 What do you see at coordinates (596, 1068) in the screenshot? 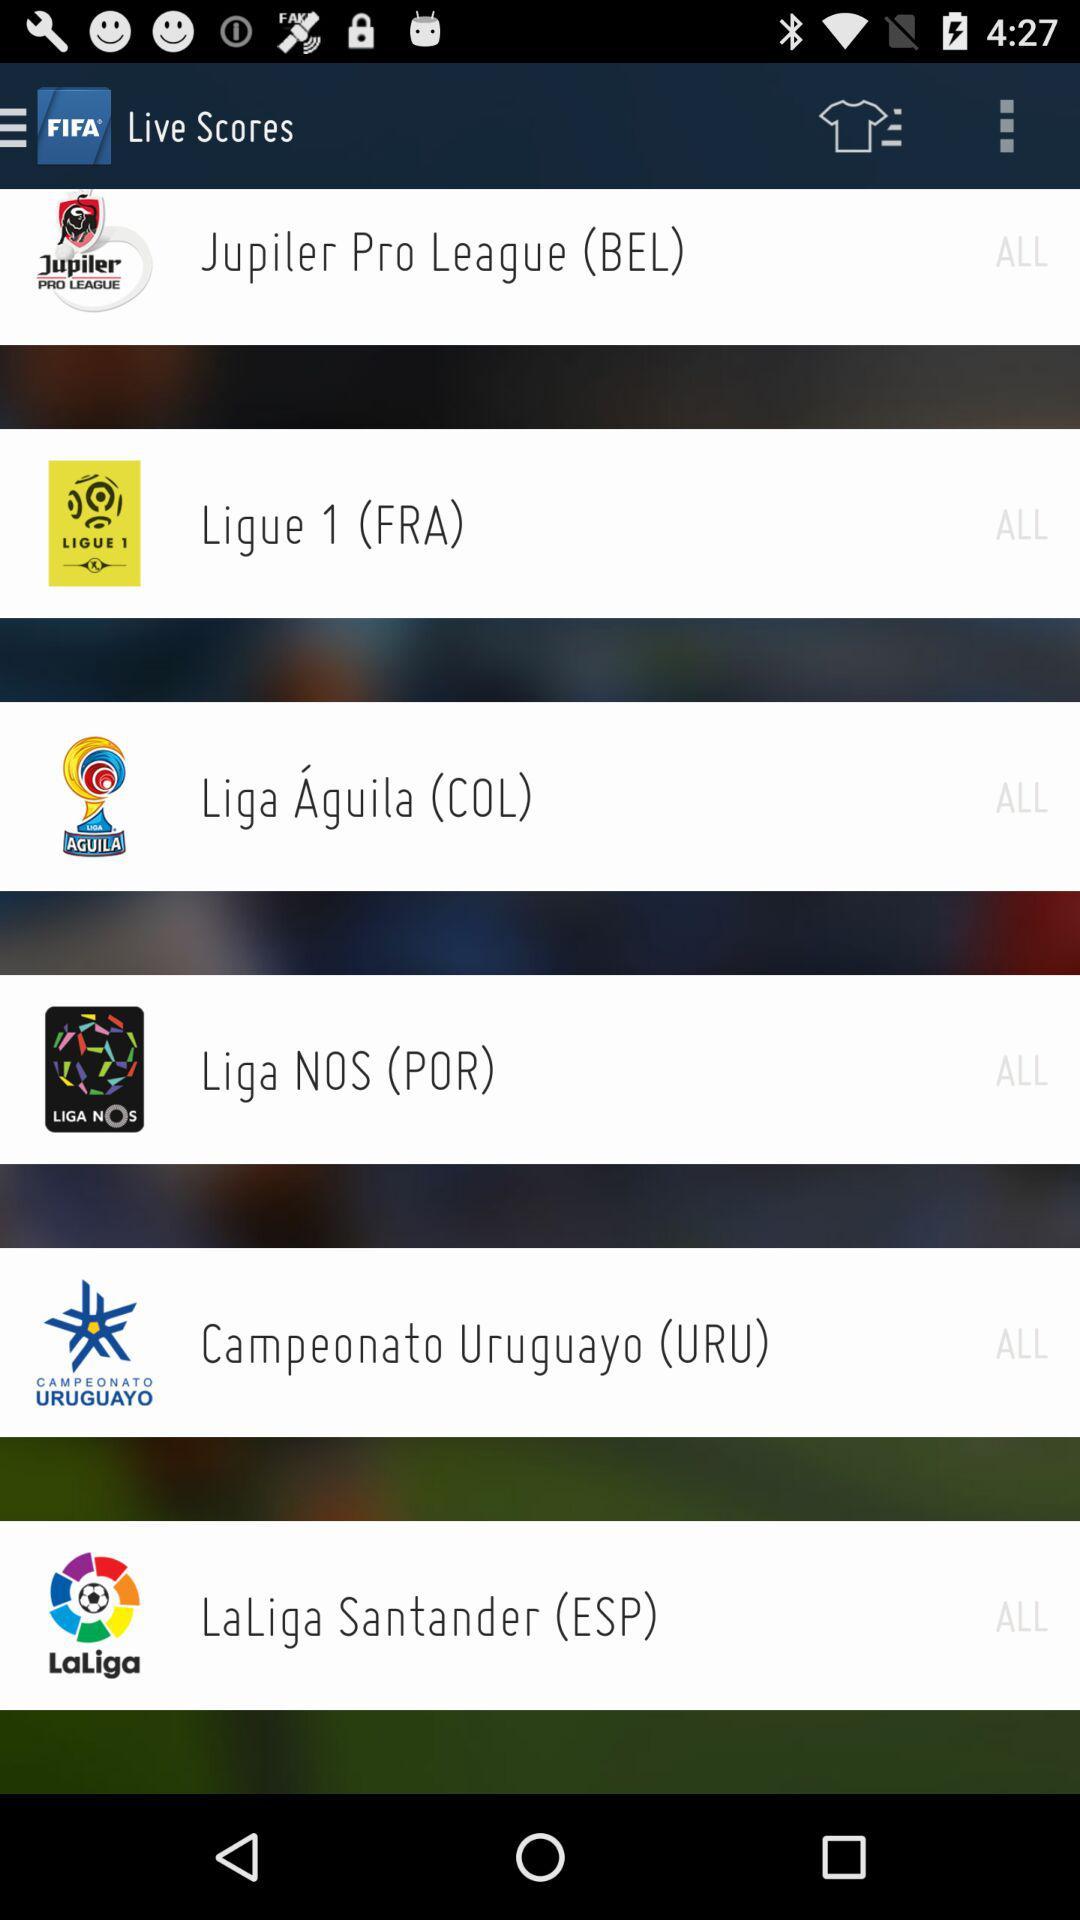
I see `the icon next to the all item` at bounding box center [596, 1068].